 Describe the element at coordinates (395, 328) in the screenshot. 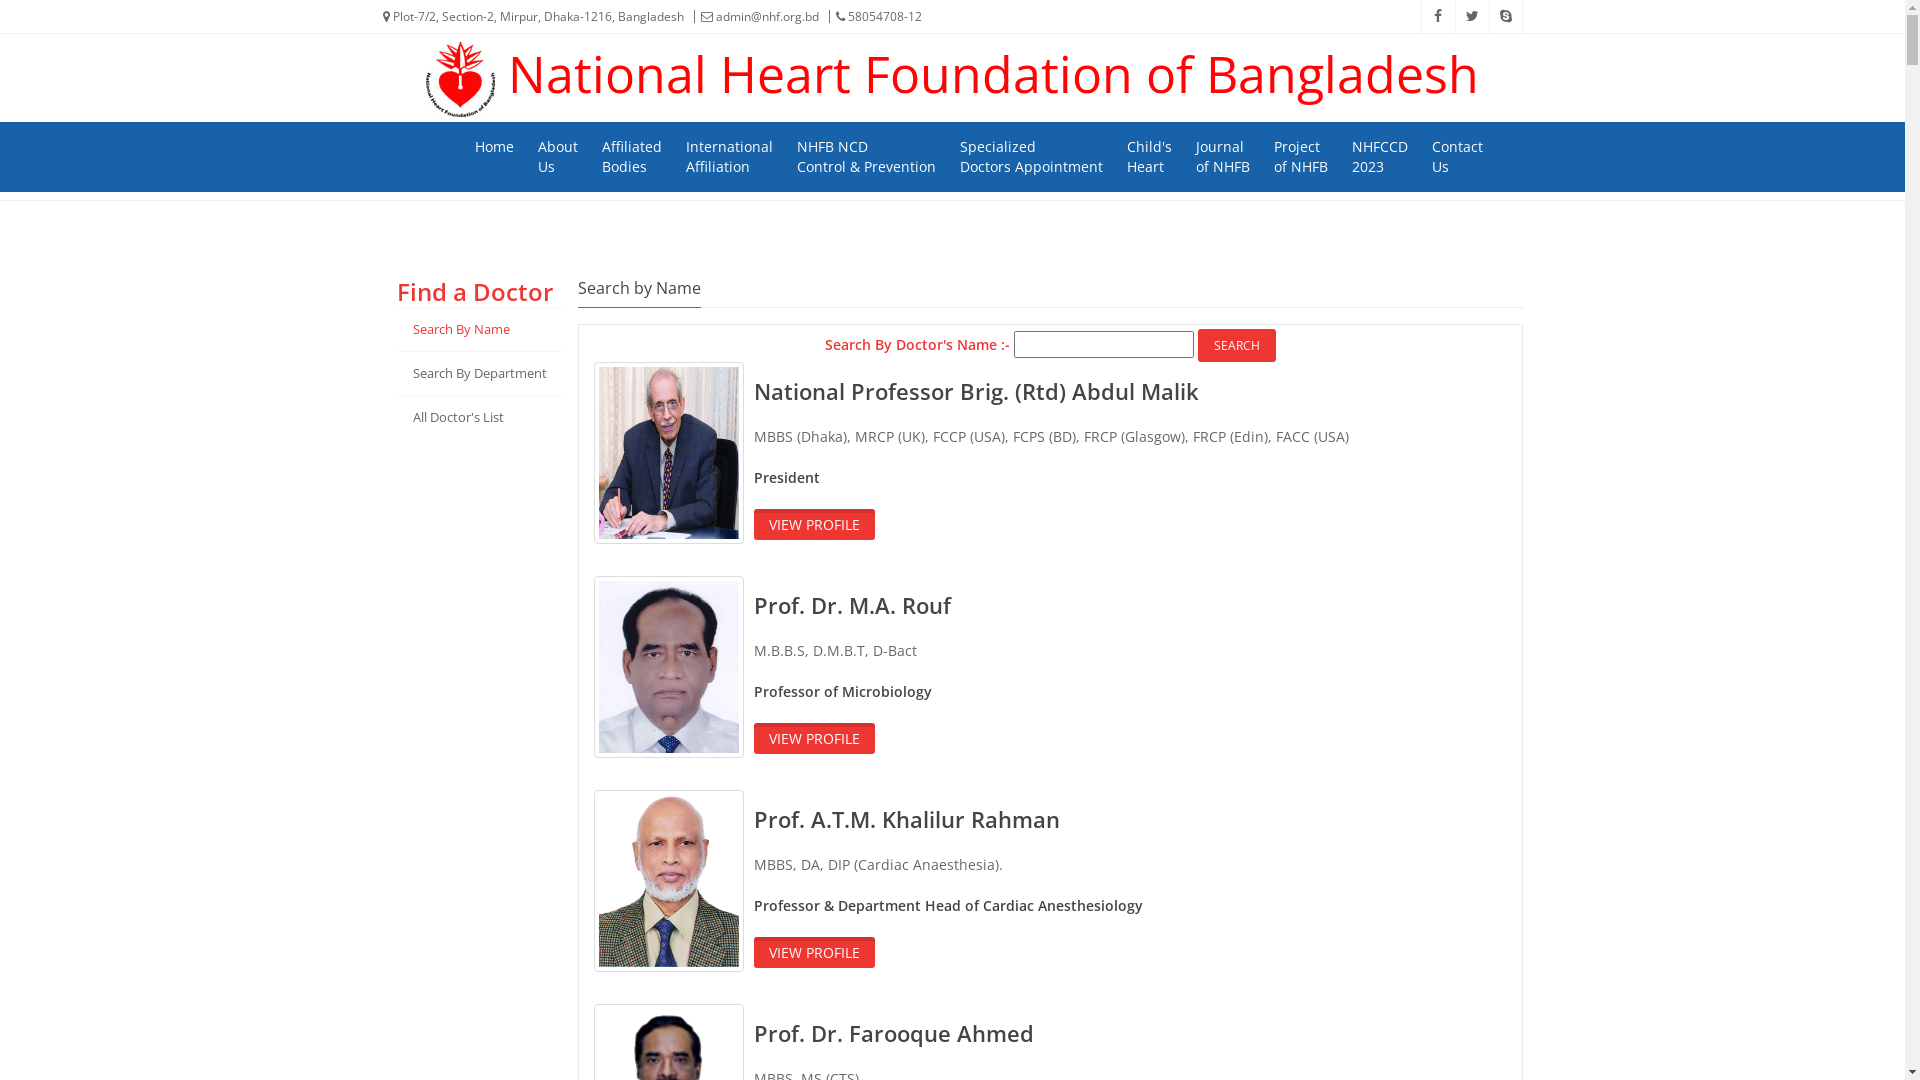

I see `'Search By Name'` at that location.